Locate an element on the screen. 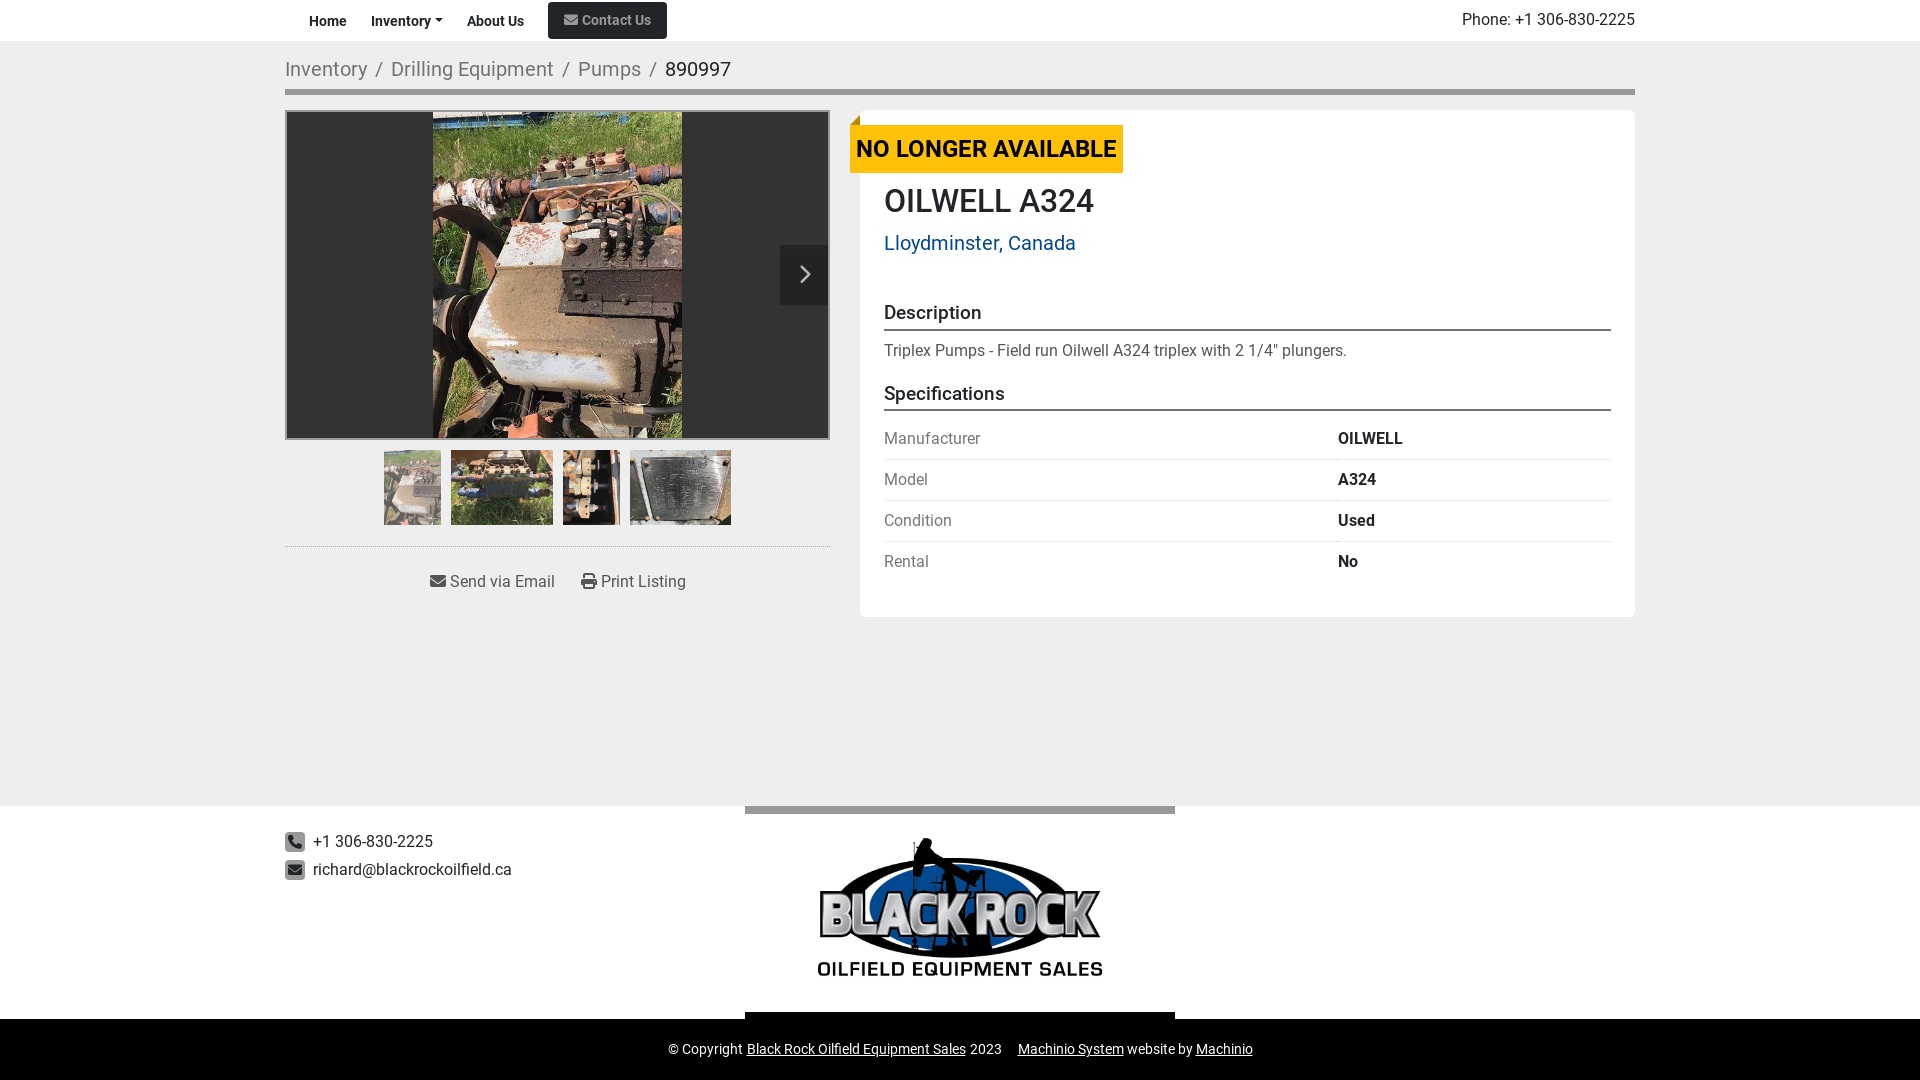 The image size is (1920, 1080). '+1 306-830-2225' is located at coordinates (1573, 20).